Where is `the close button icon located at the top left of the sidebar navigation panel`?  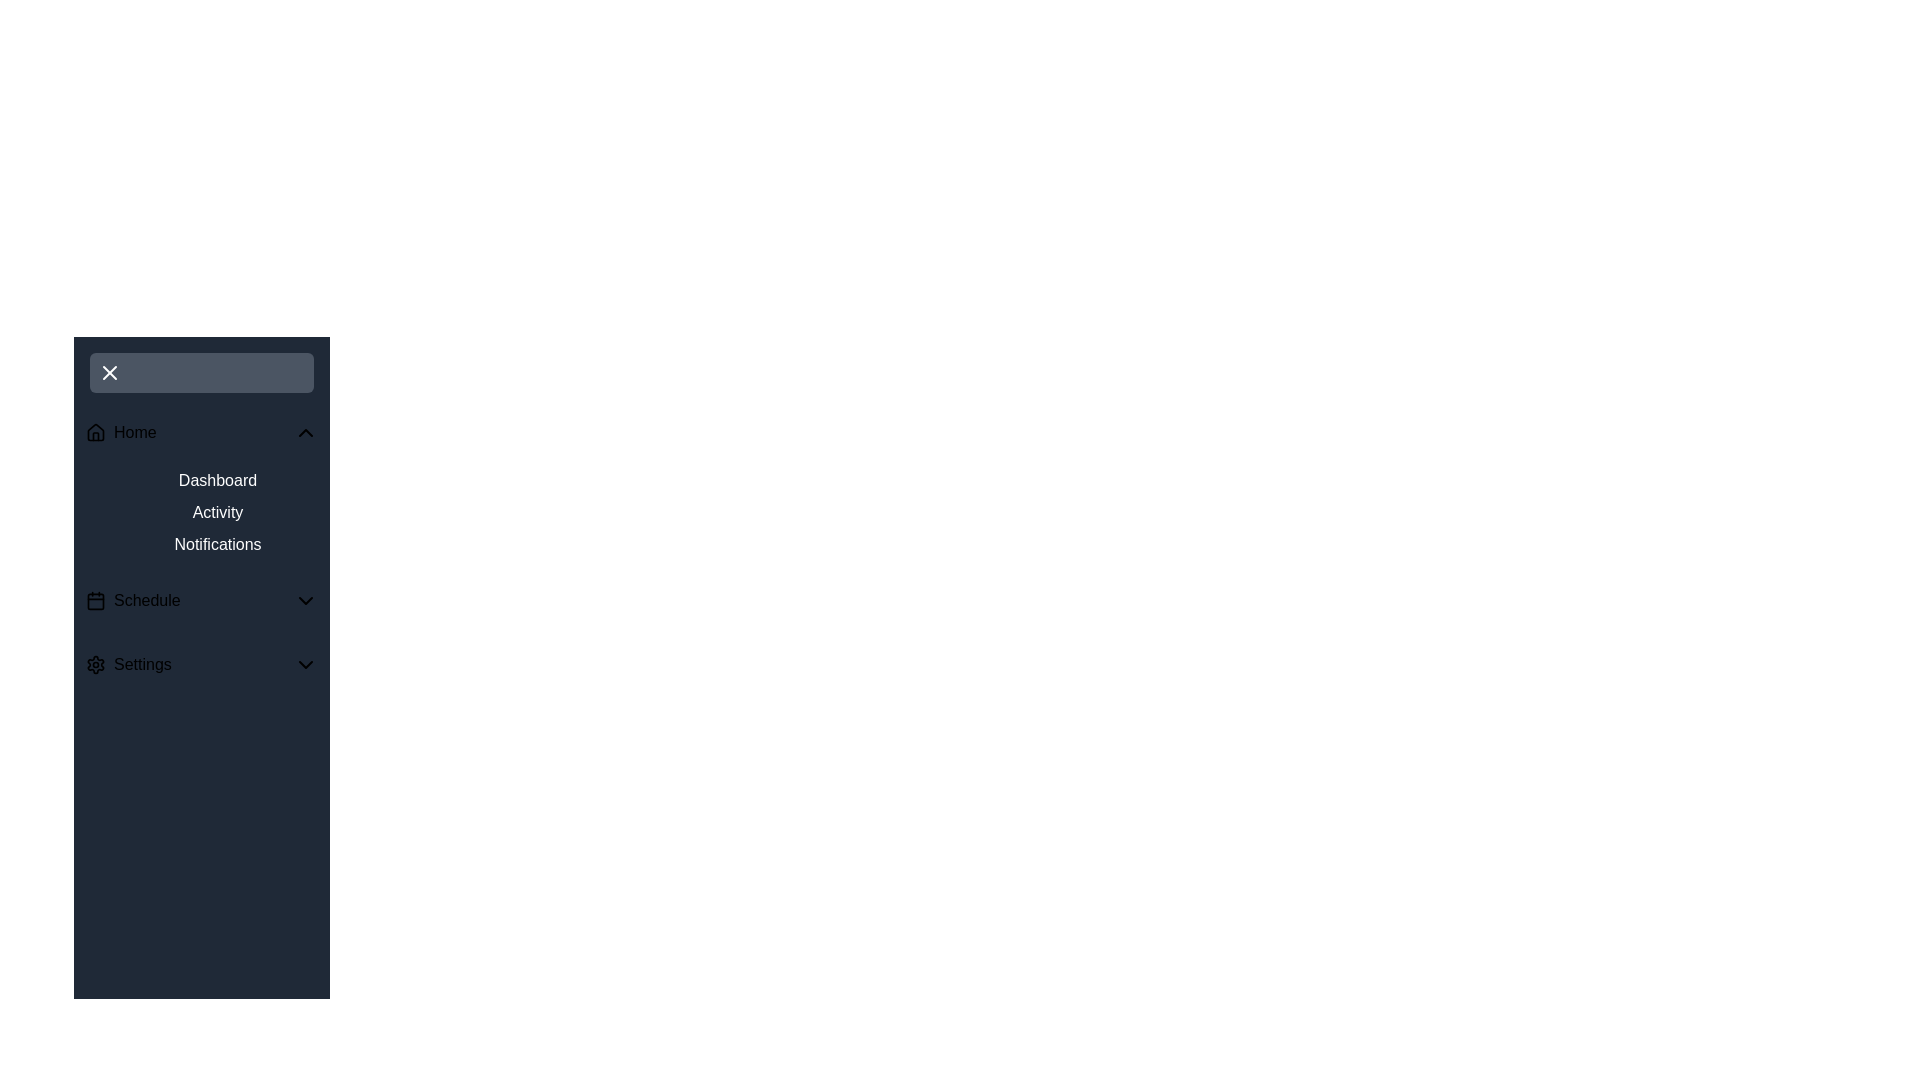 the close button icon located at the top left of the sidebar navigation panel is located at coordinates (109, 373).